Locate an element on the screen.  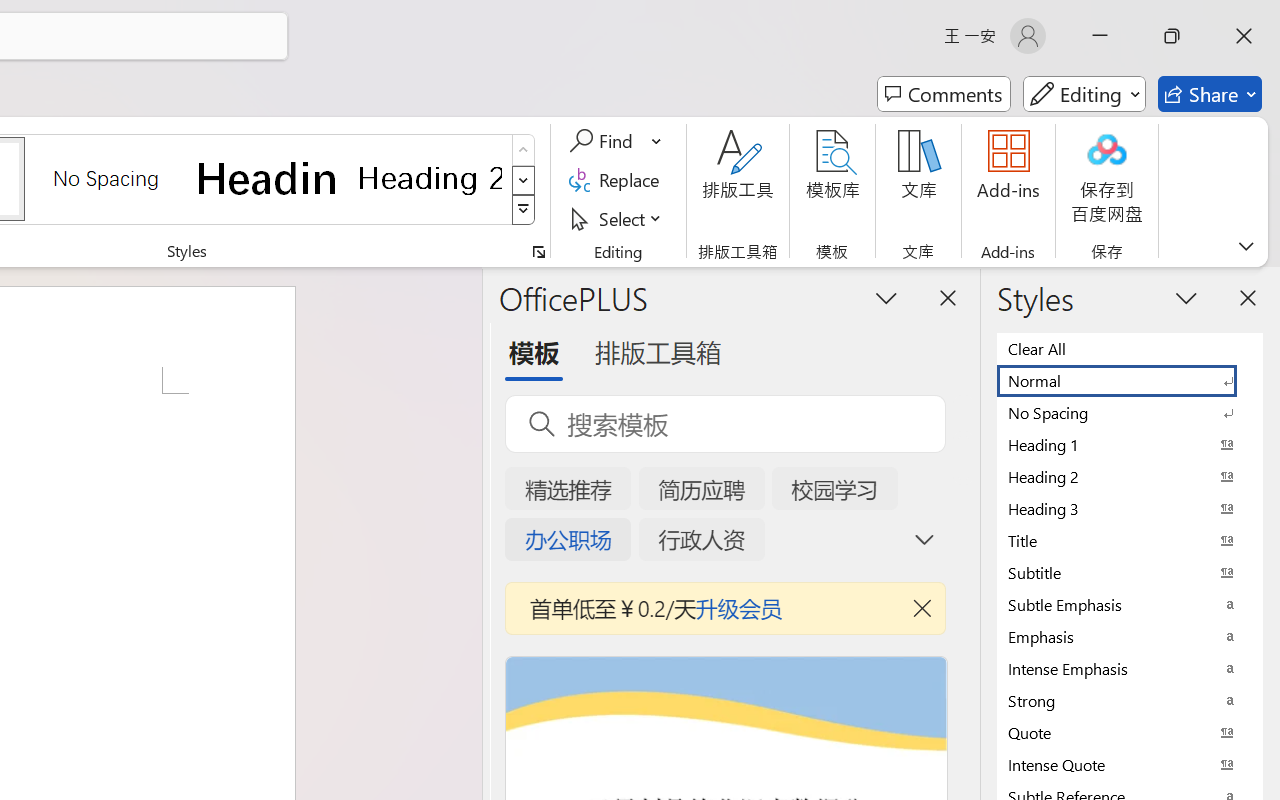
'Emphasis' is located at coordinates (1130, 635).